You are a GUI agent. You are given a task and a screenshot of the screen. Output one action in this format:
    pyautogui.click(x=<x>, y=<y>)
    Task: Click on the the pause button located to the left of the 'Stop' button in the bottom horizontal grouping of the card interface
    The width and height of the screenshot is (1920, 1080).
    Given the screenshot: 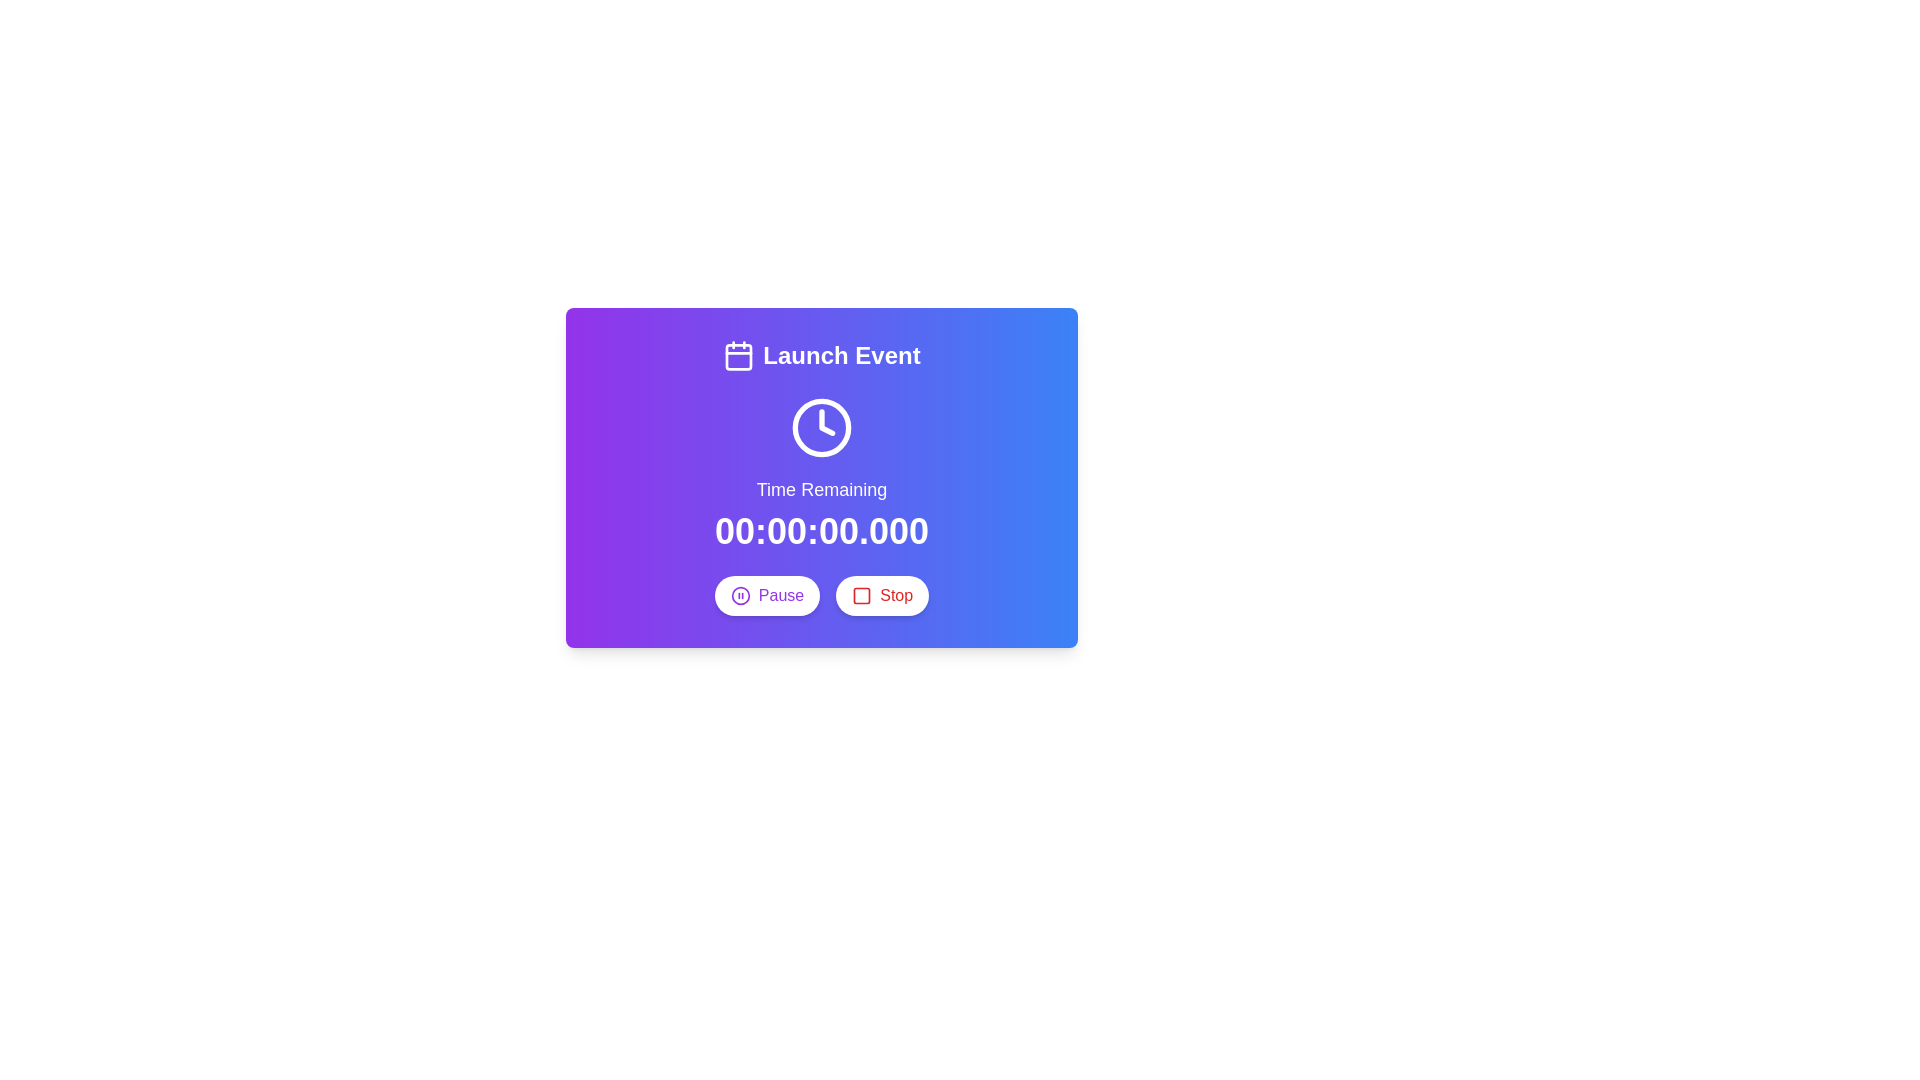 What is the action you would take?
    pyautogui.click(x=766, y=595)
    